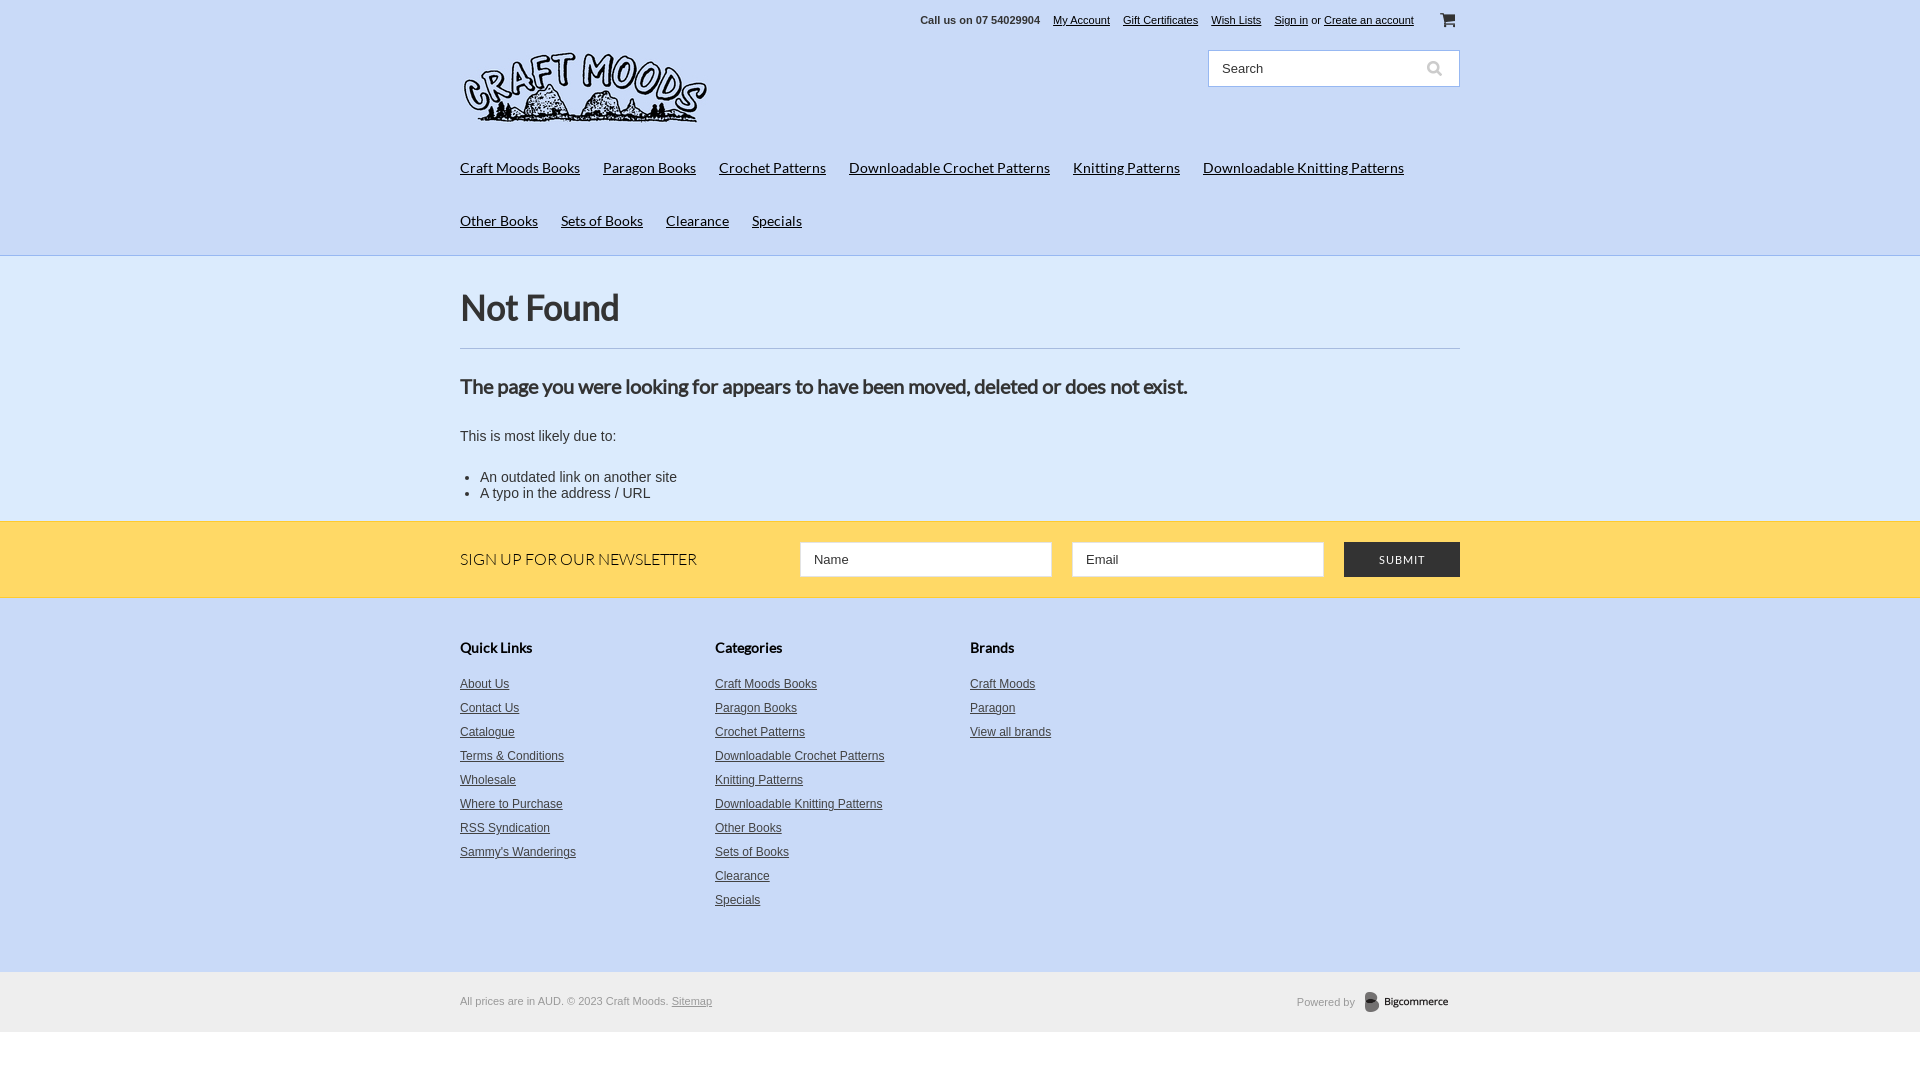 The image size is (1920, 1080). What do you see at coordinates (459, 220) in the screenshot?
I see `'Other Books'` at bounding box center [459, 220].